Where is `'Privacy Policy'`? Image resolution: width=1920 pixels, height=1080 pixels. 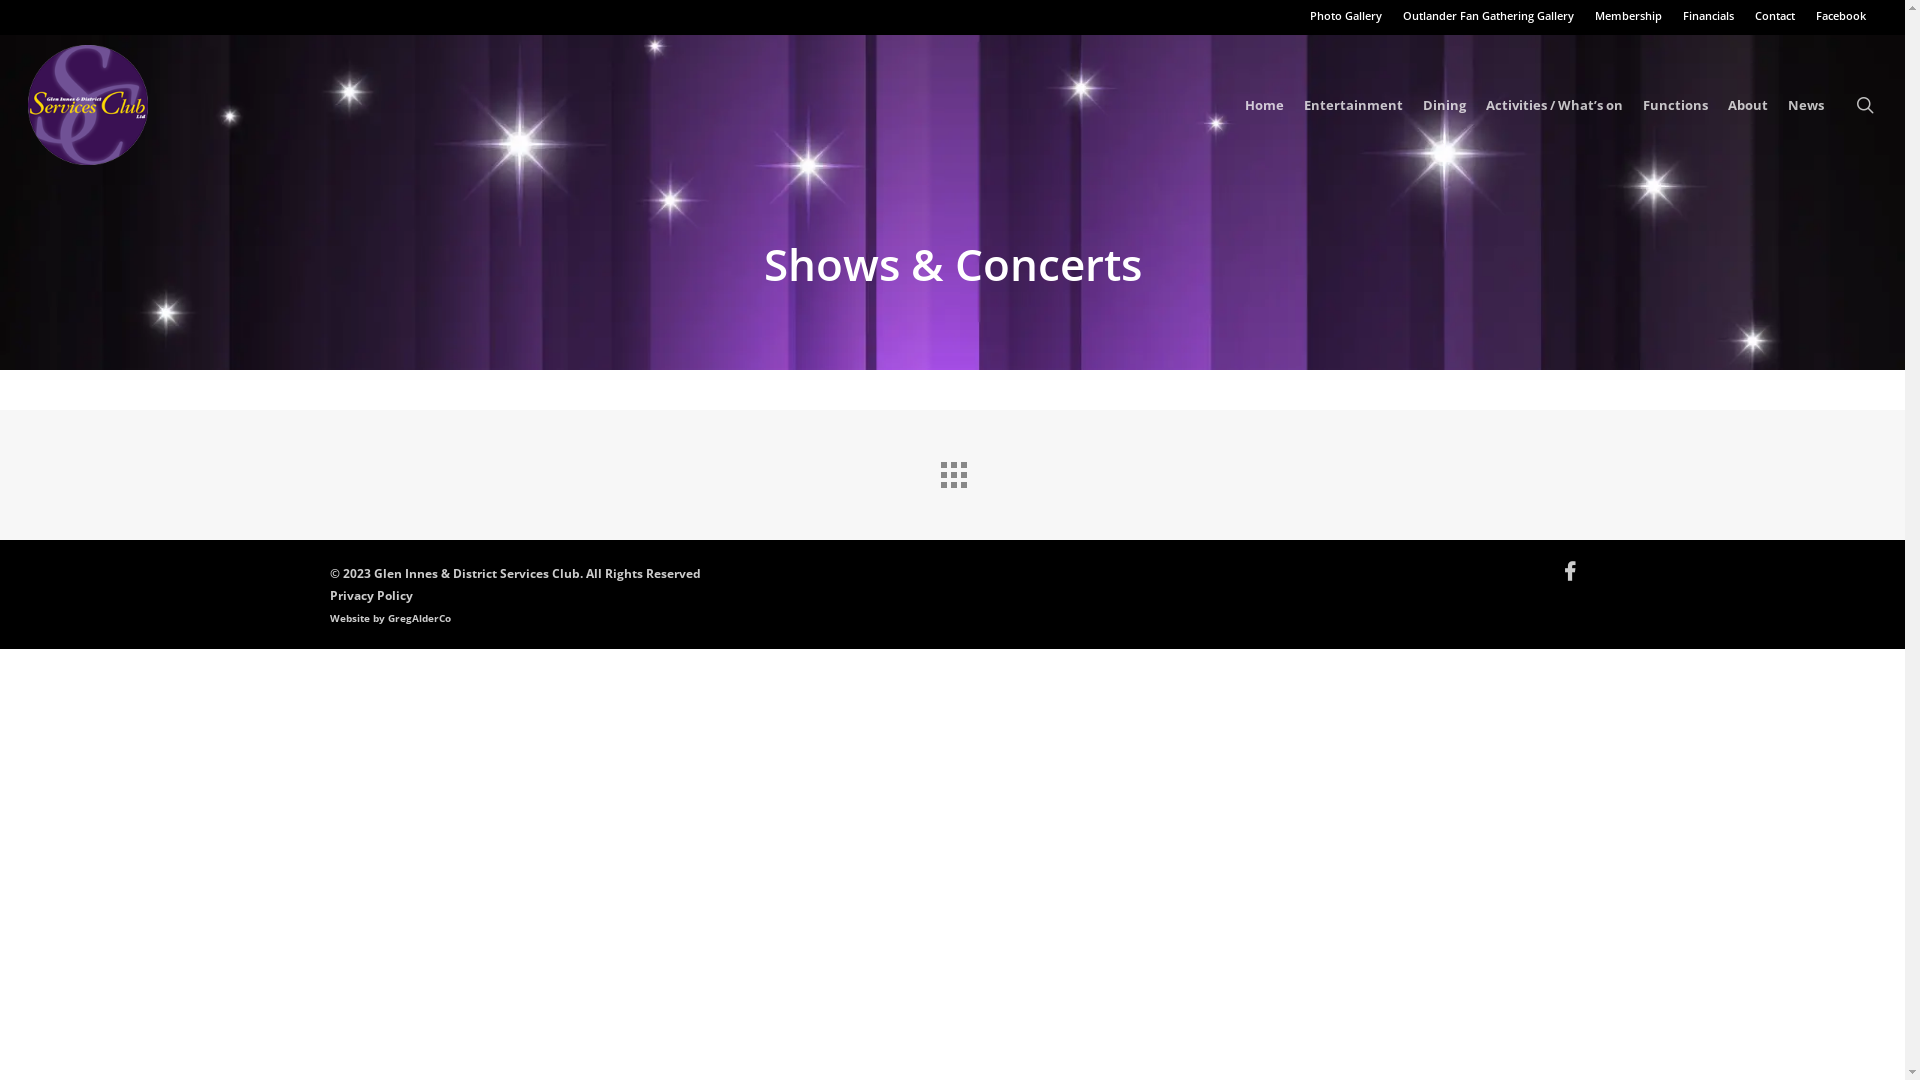
'Privacy Policy' is located at coordinates (330, 594).